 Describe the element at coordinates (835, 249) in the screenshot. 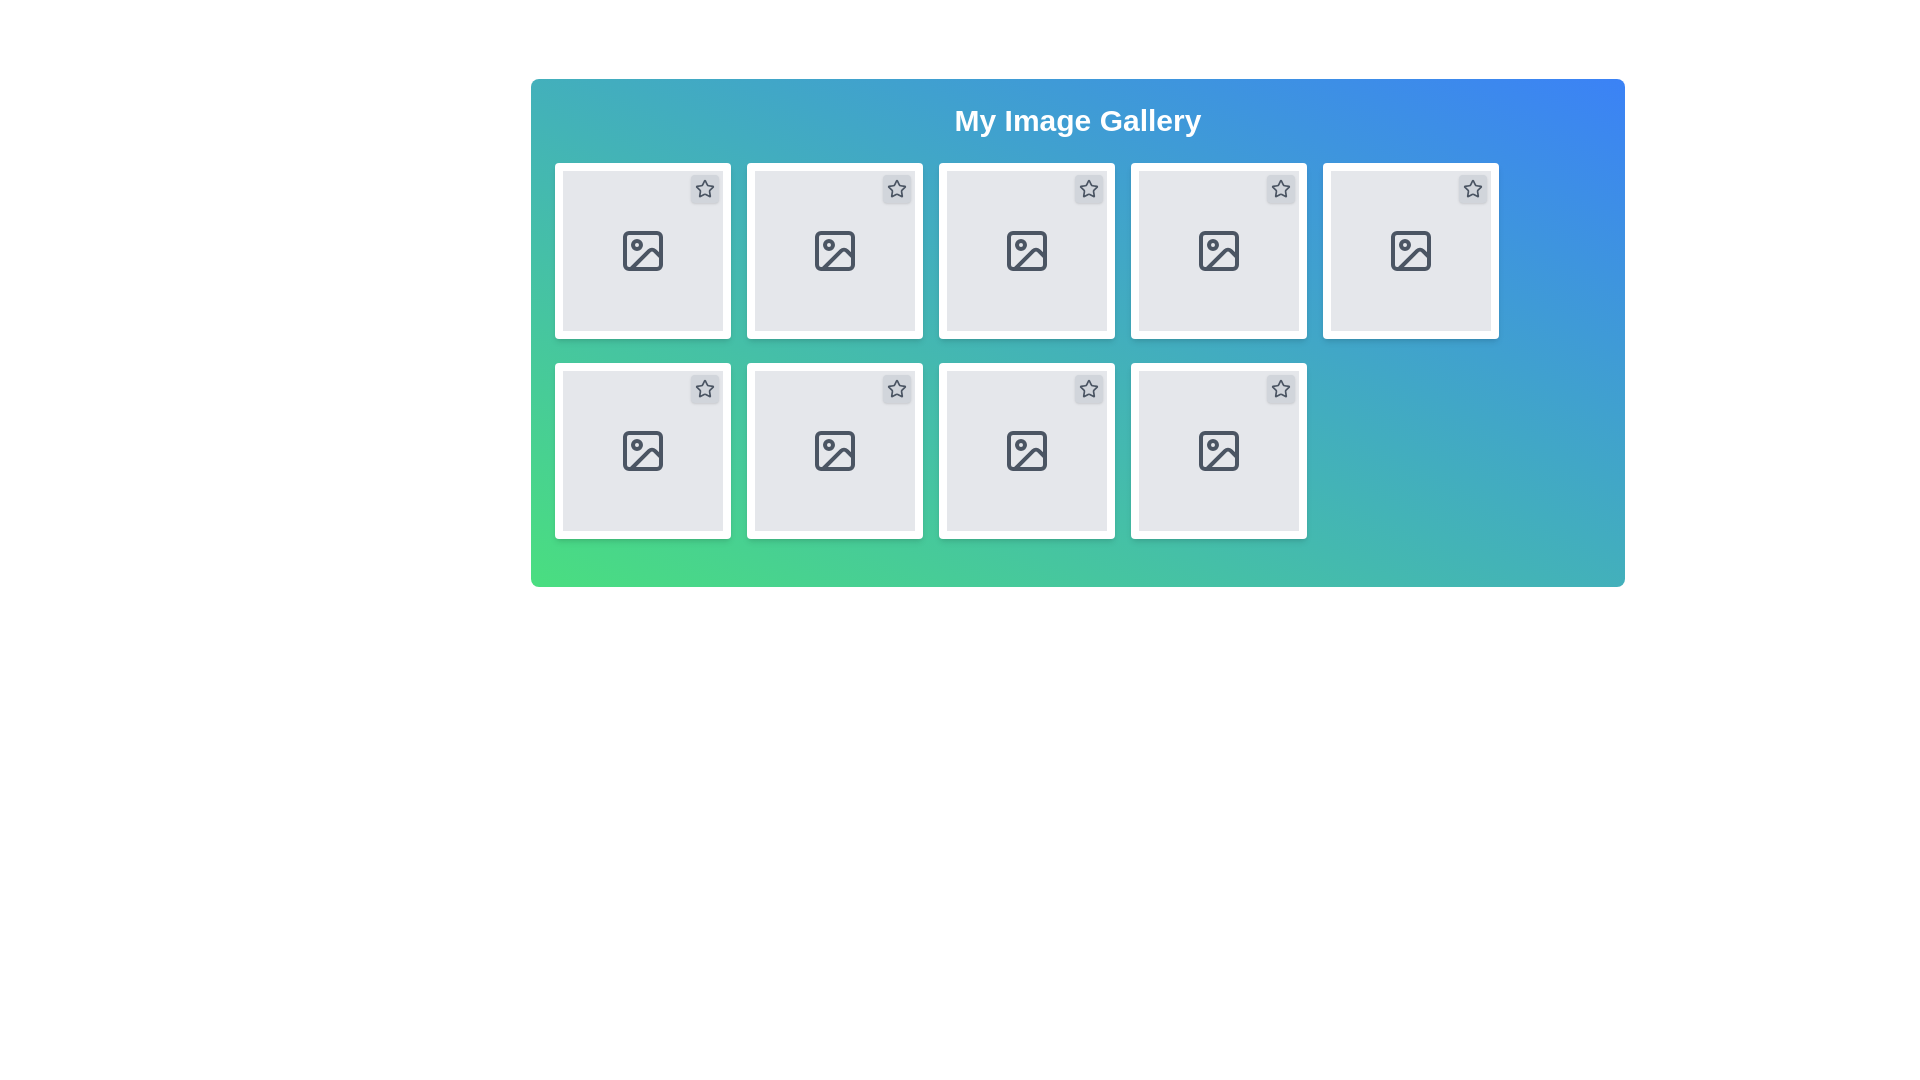

I see `the minimalist image icon with rounded edges and dark gray outlines located in the second column of the first row of a 3x3 grid` at that location.